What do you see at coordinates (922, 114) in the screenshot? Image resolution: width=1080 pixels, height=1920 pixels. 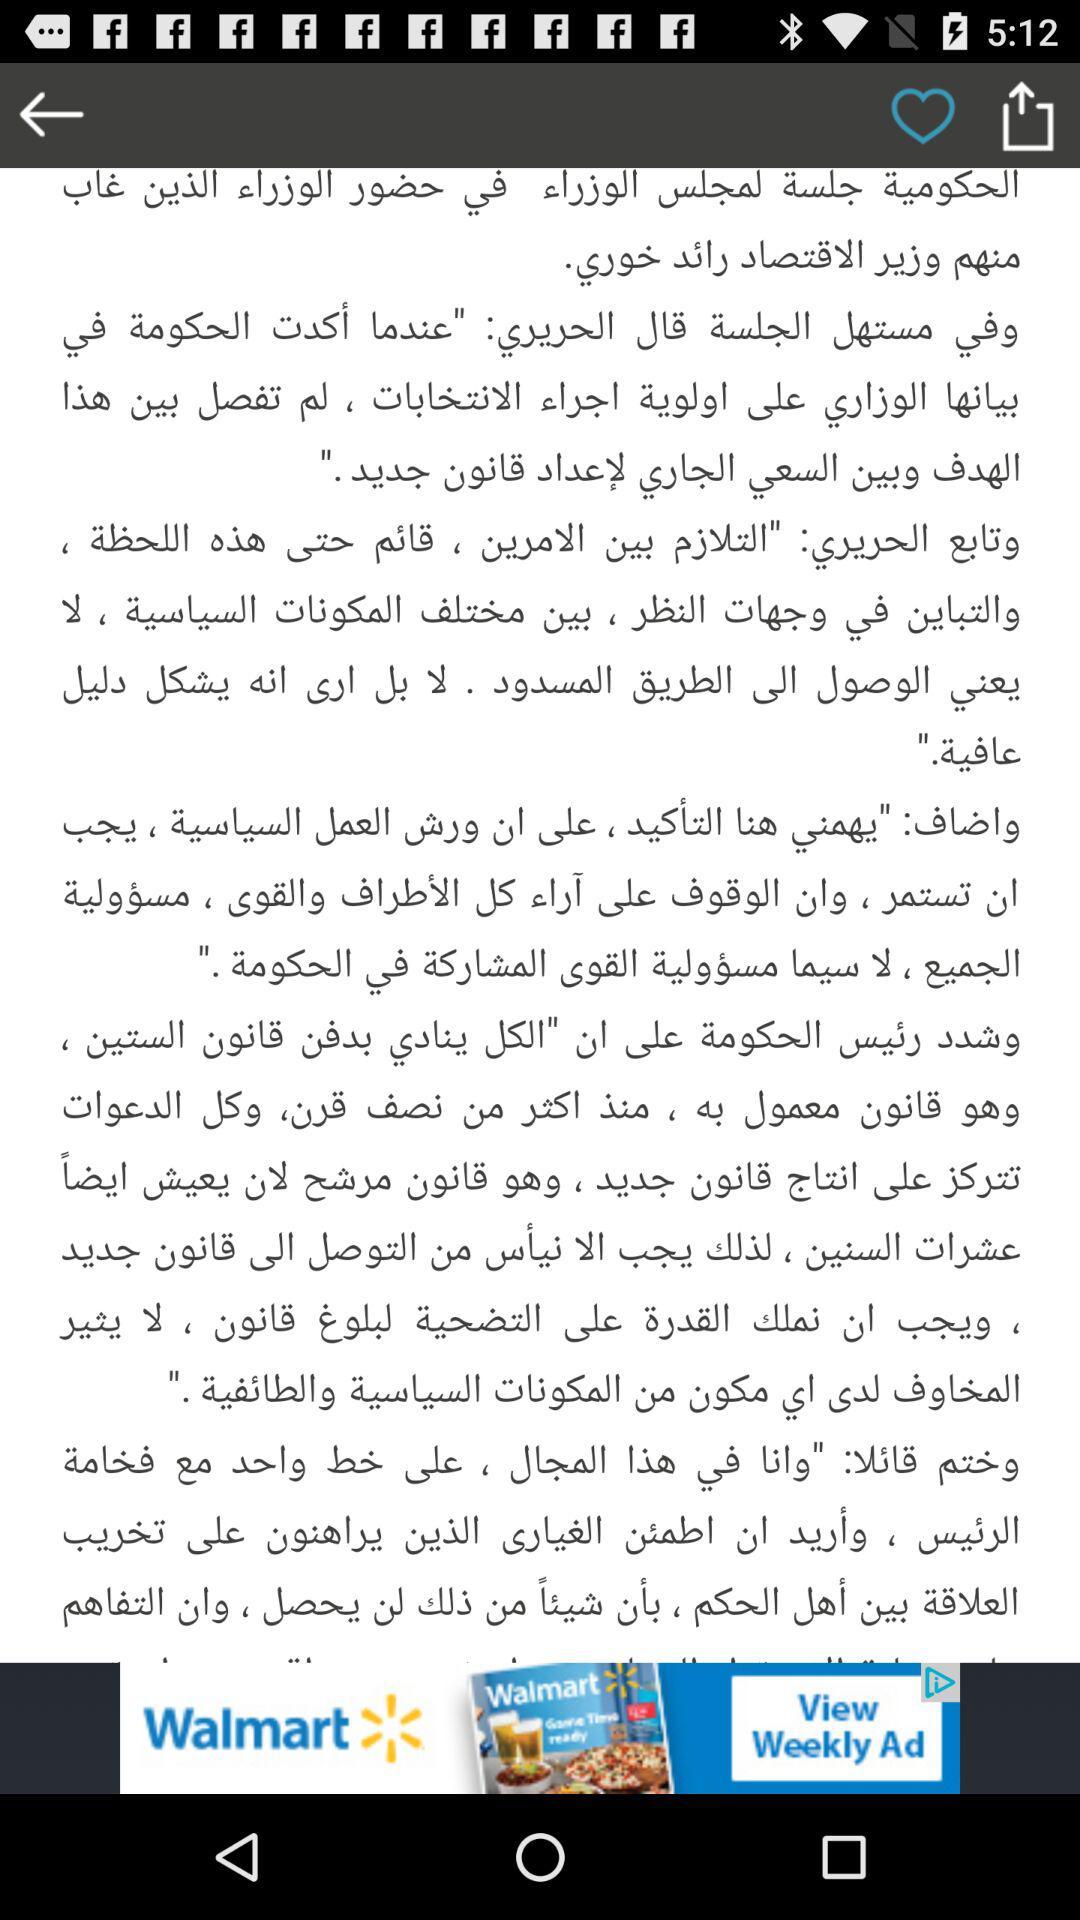 I see `heart this` at bounding box center [922, 114].